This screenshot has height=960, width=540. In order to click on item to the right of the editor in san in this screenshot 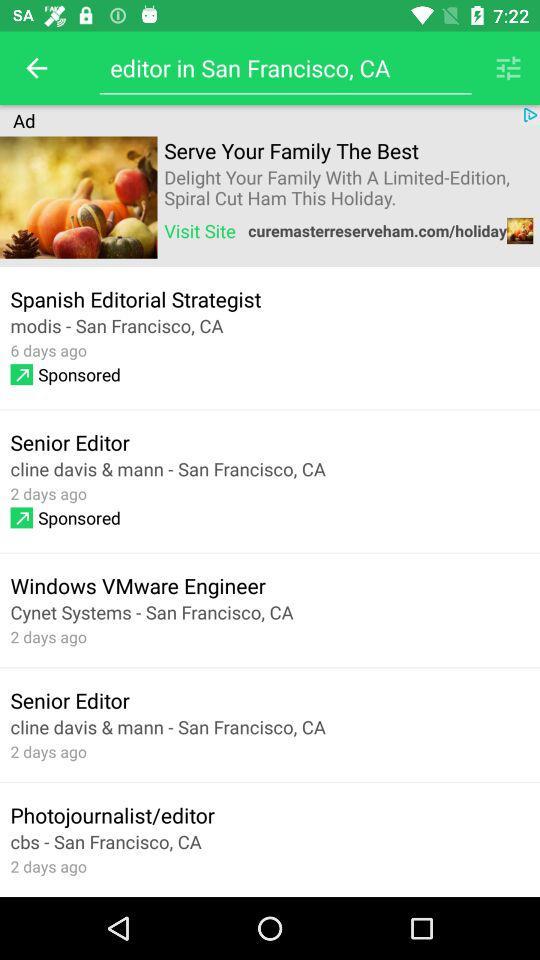, I will do `click(508, 68)`.